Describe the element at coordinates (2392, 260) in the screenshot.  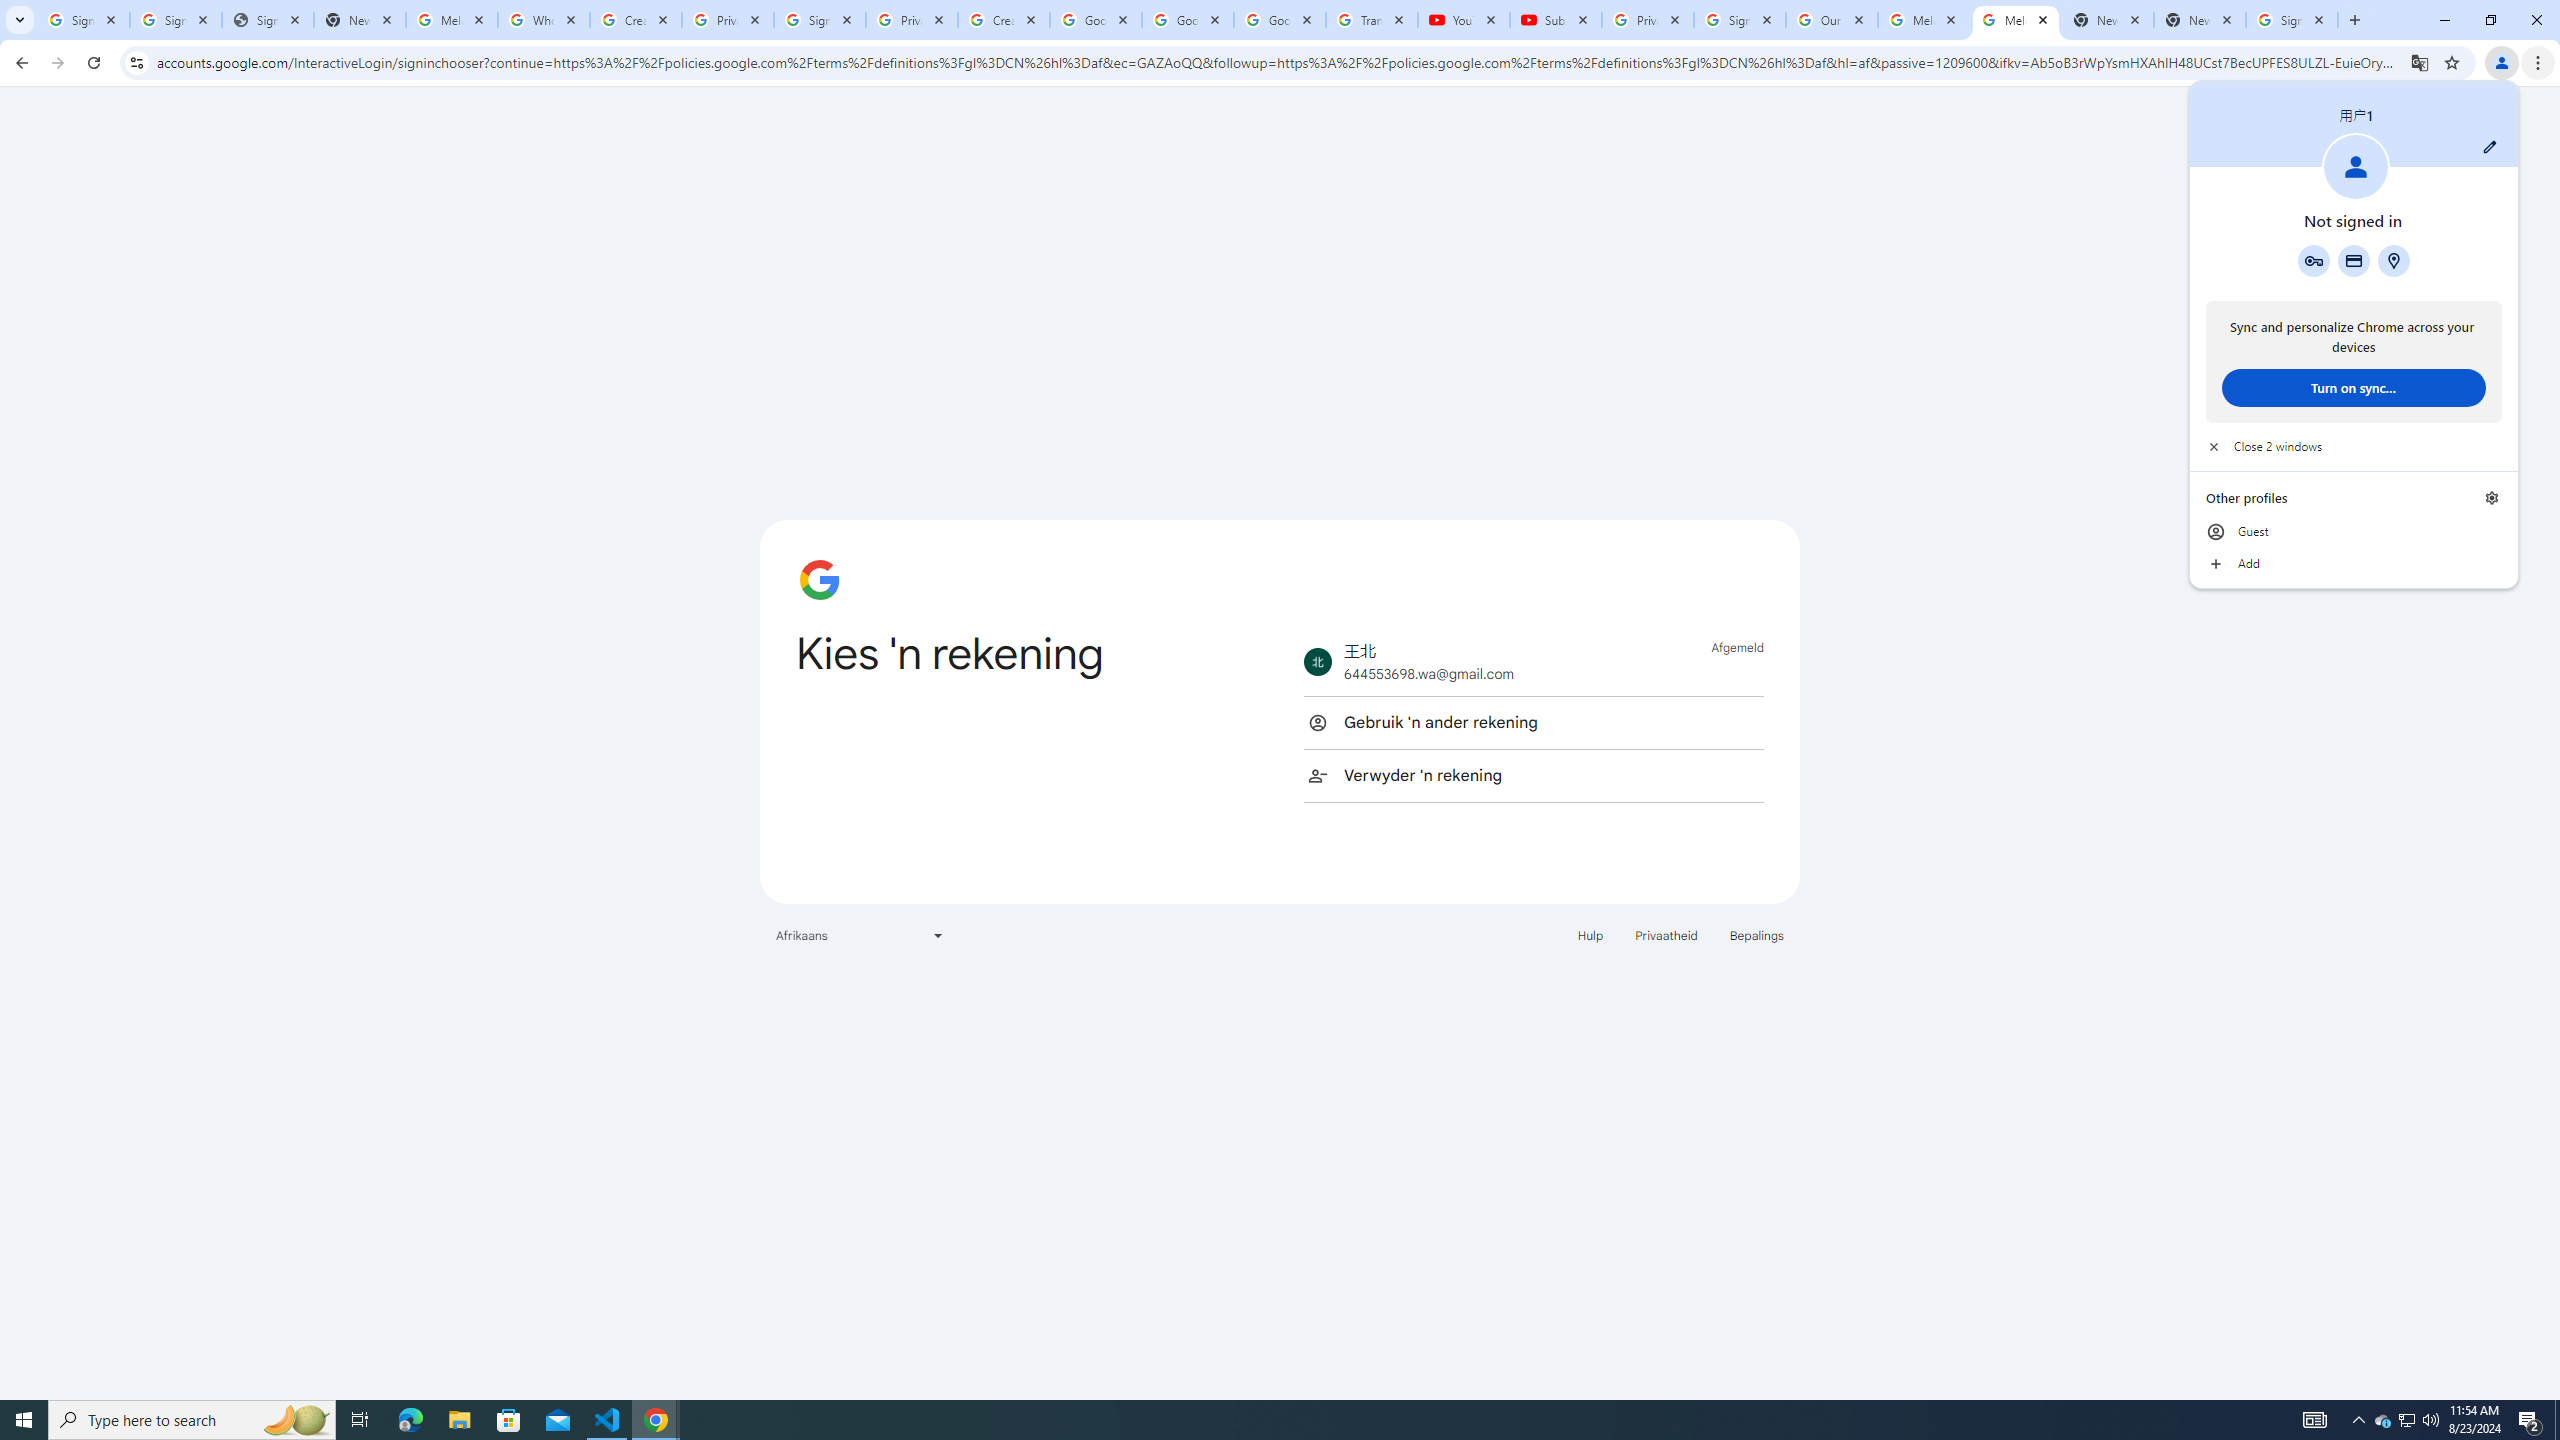
I see `'Addresses and more'` at that location.